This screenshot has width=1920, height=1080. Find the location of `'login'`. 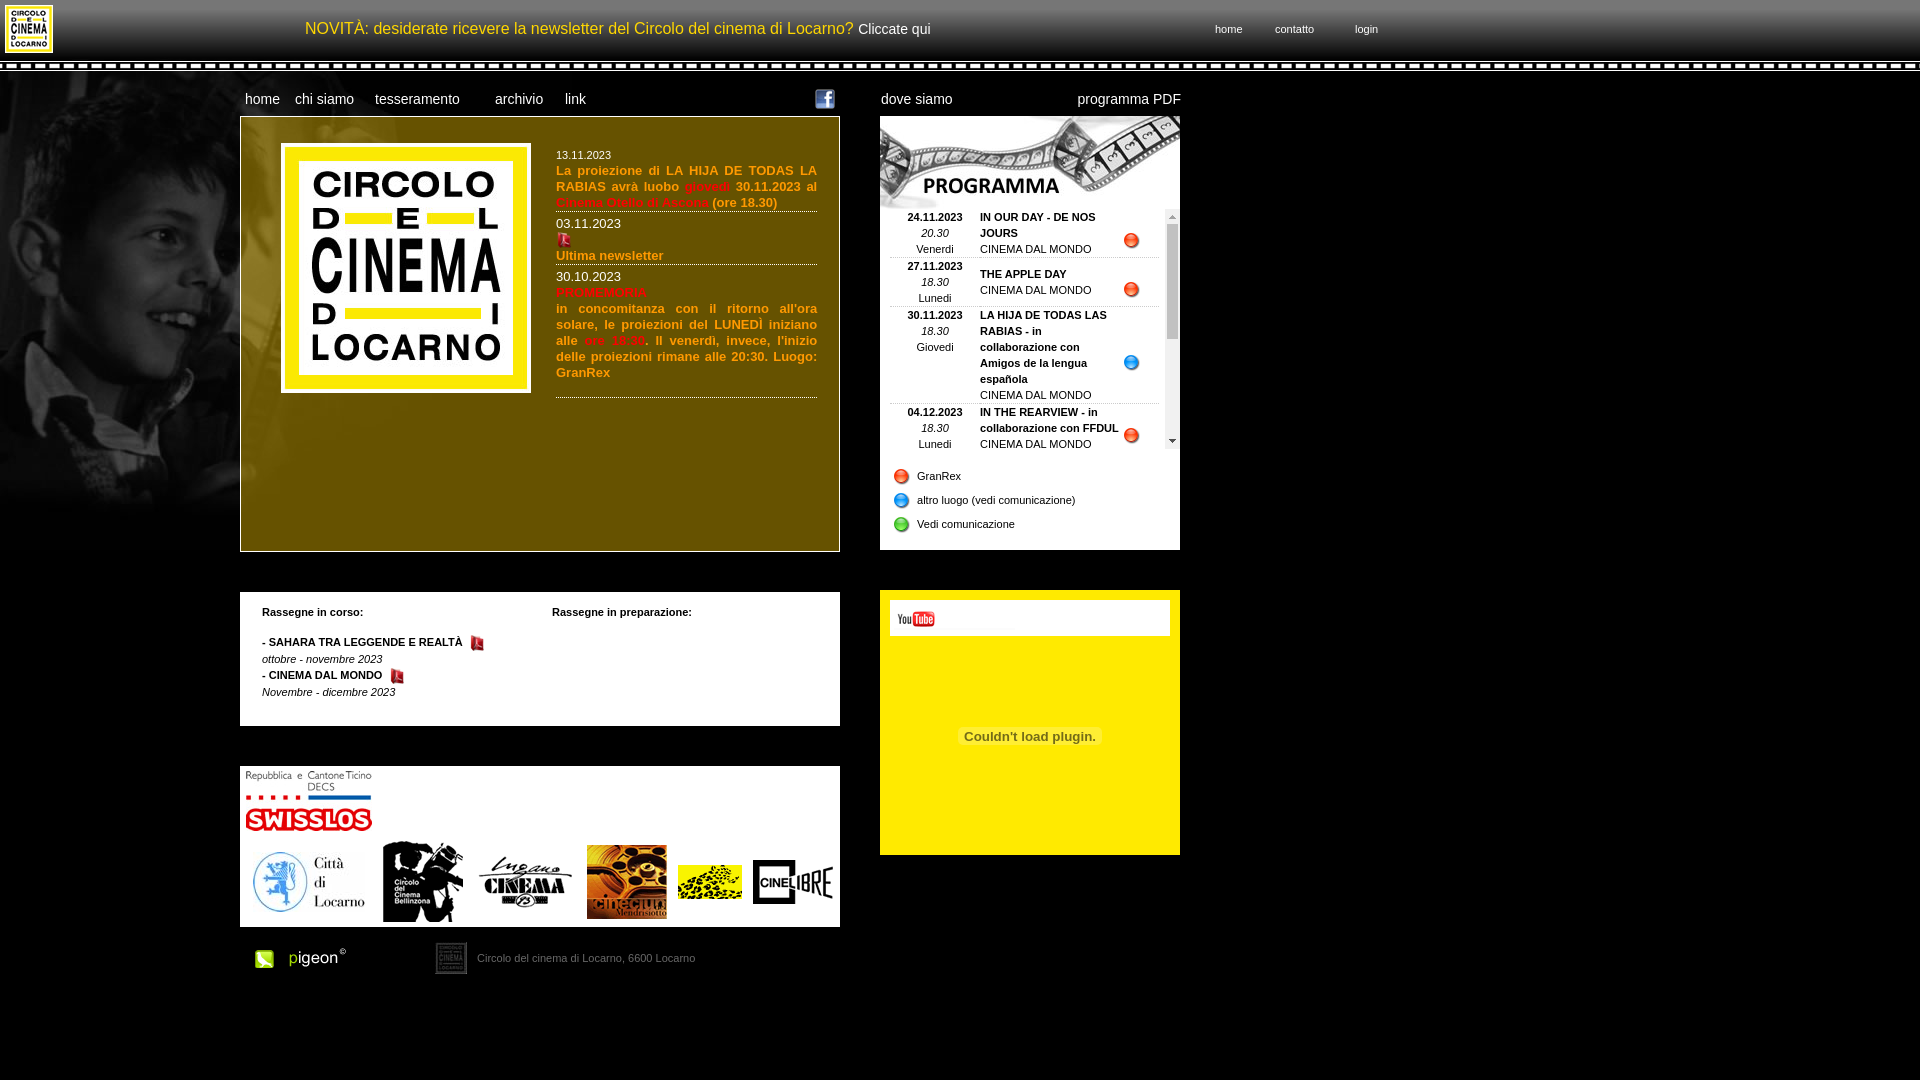

'login' is located at coordinates (1365, 29).